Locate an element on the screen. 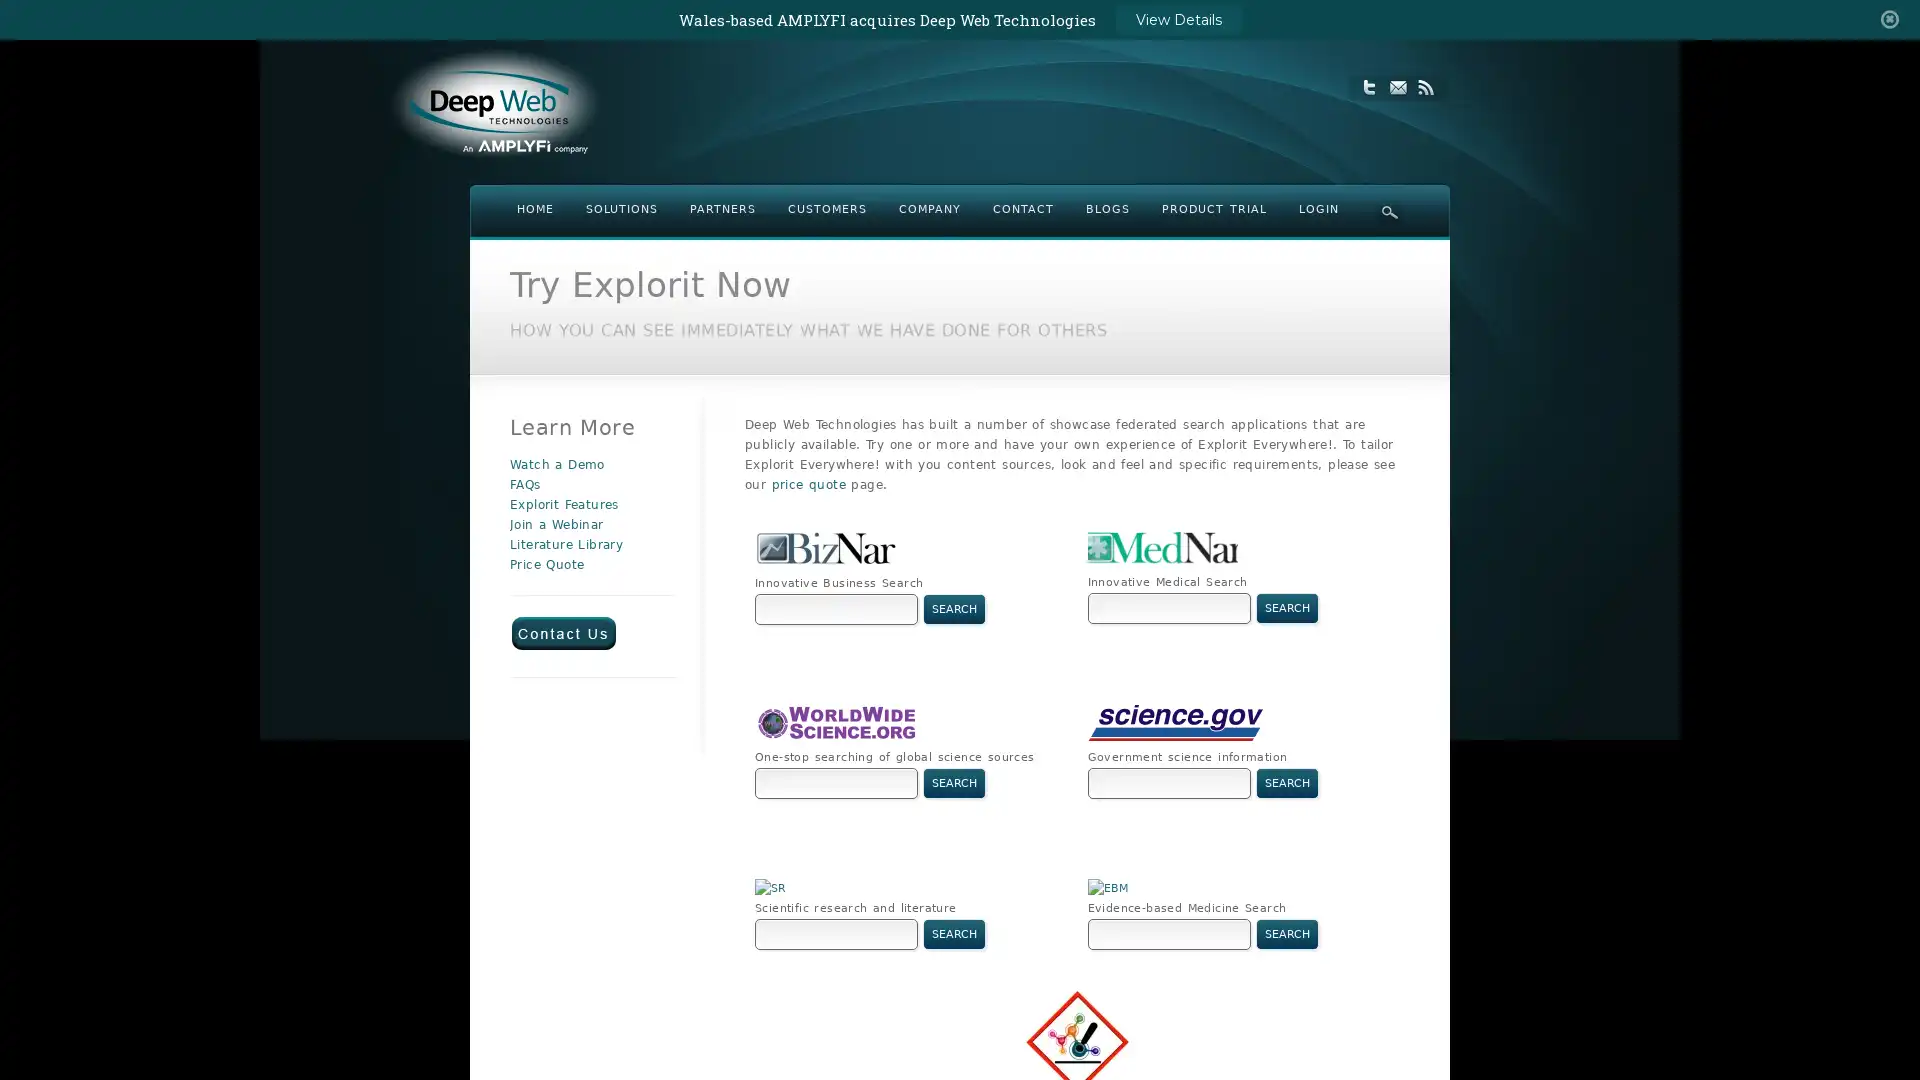 This screenshot has width=1920, height=1080. Search is located at coordinates (1286, 781).